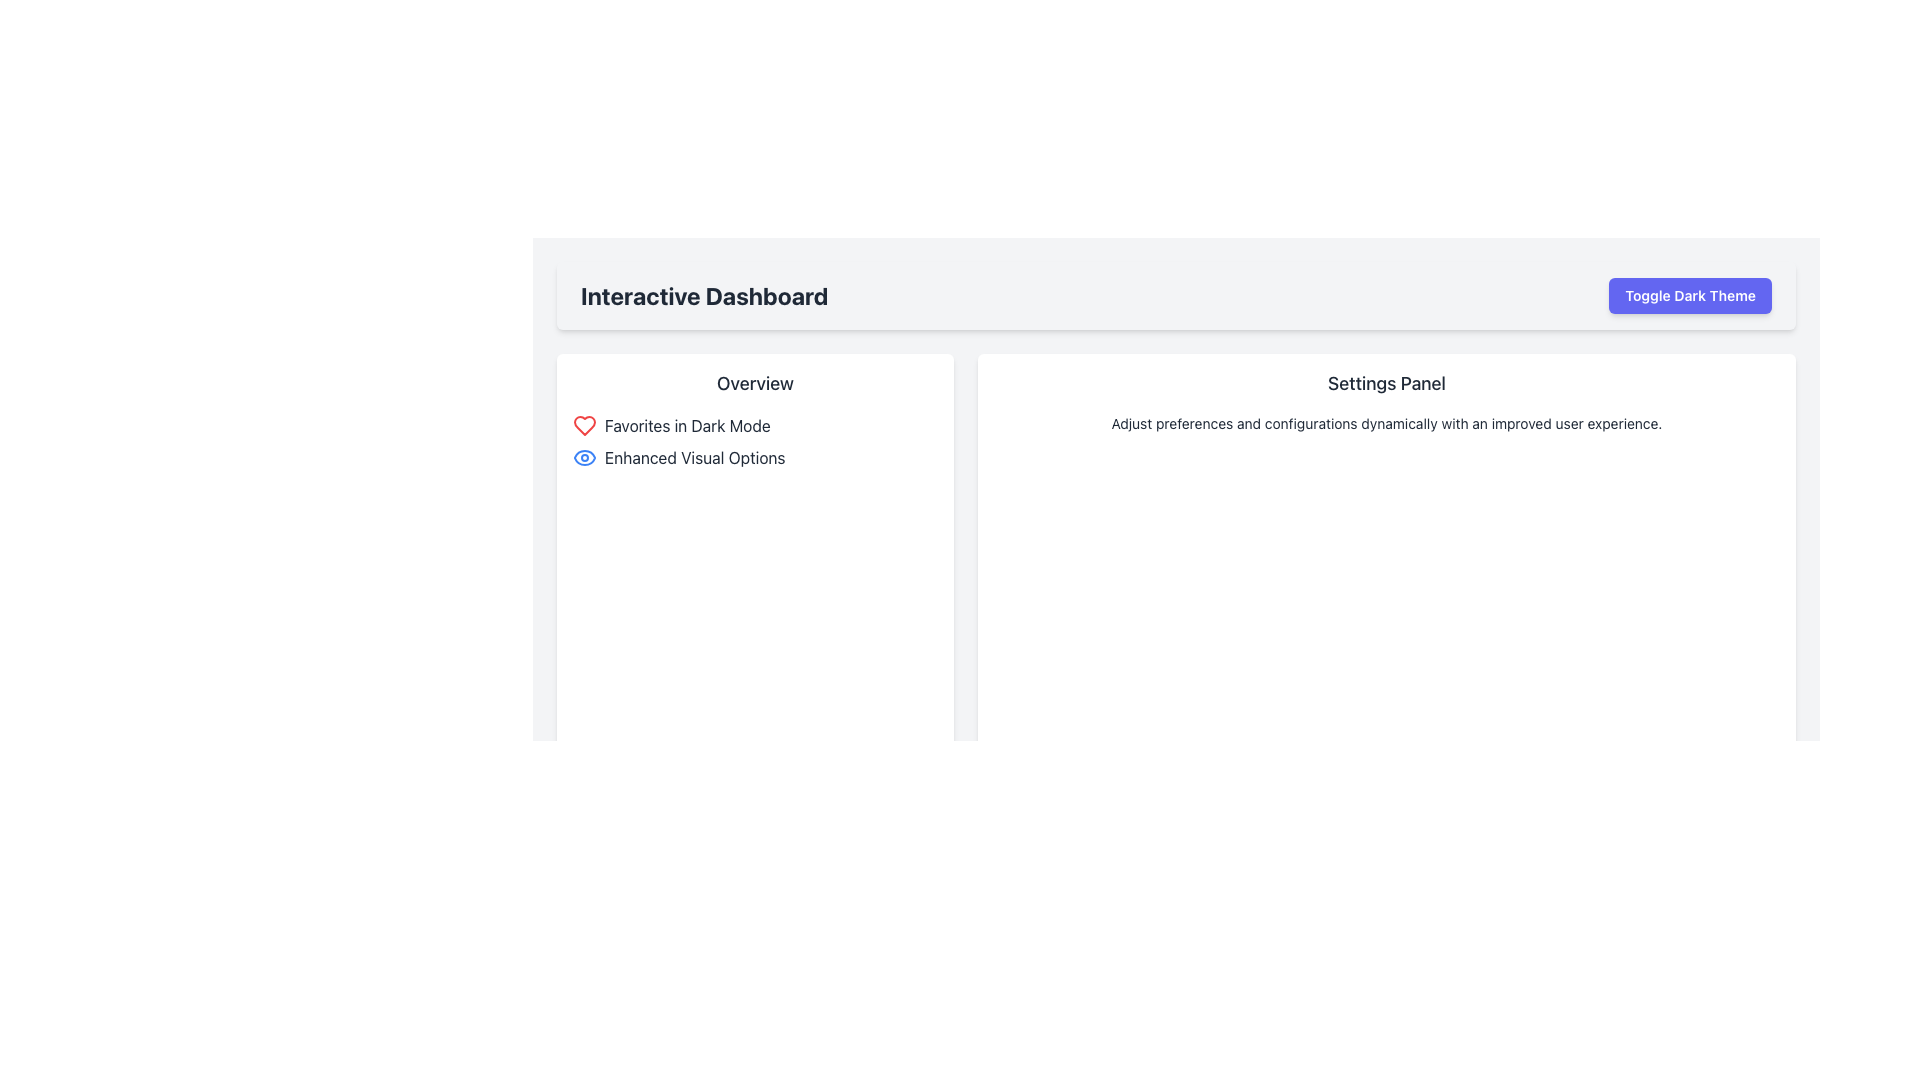 The width and height of the screenshot is (1920, 1080). Describe the element at coordinates (1386, 423) in the screenshot. I see `the second line of text in the 'Settings Panel' that displays descriptive information regarding the settings and configurations available` at that location.